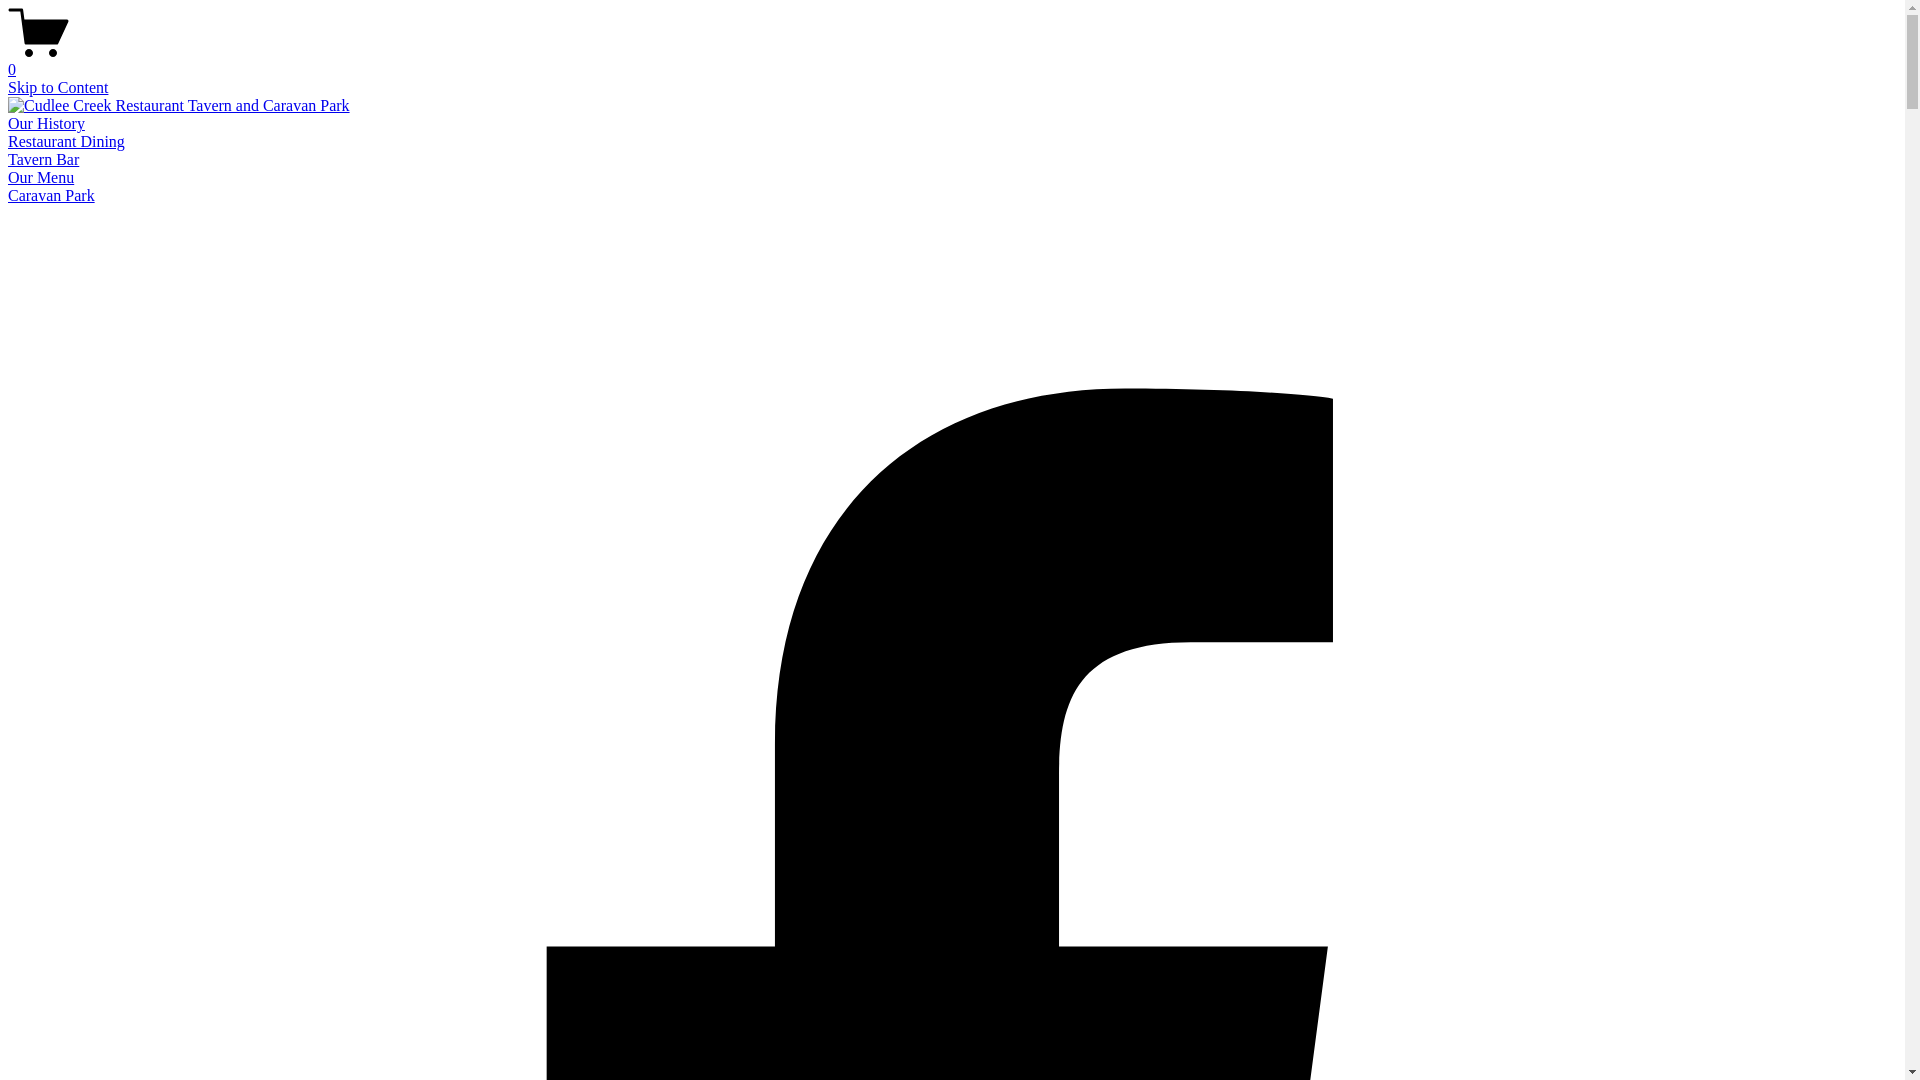 The image size is (1920, 1080). I want to click on 'Skip to Content', so click(57, 86).